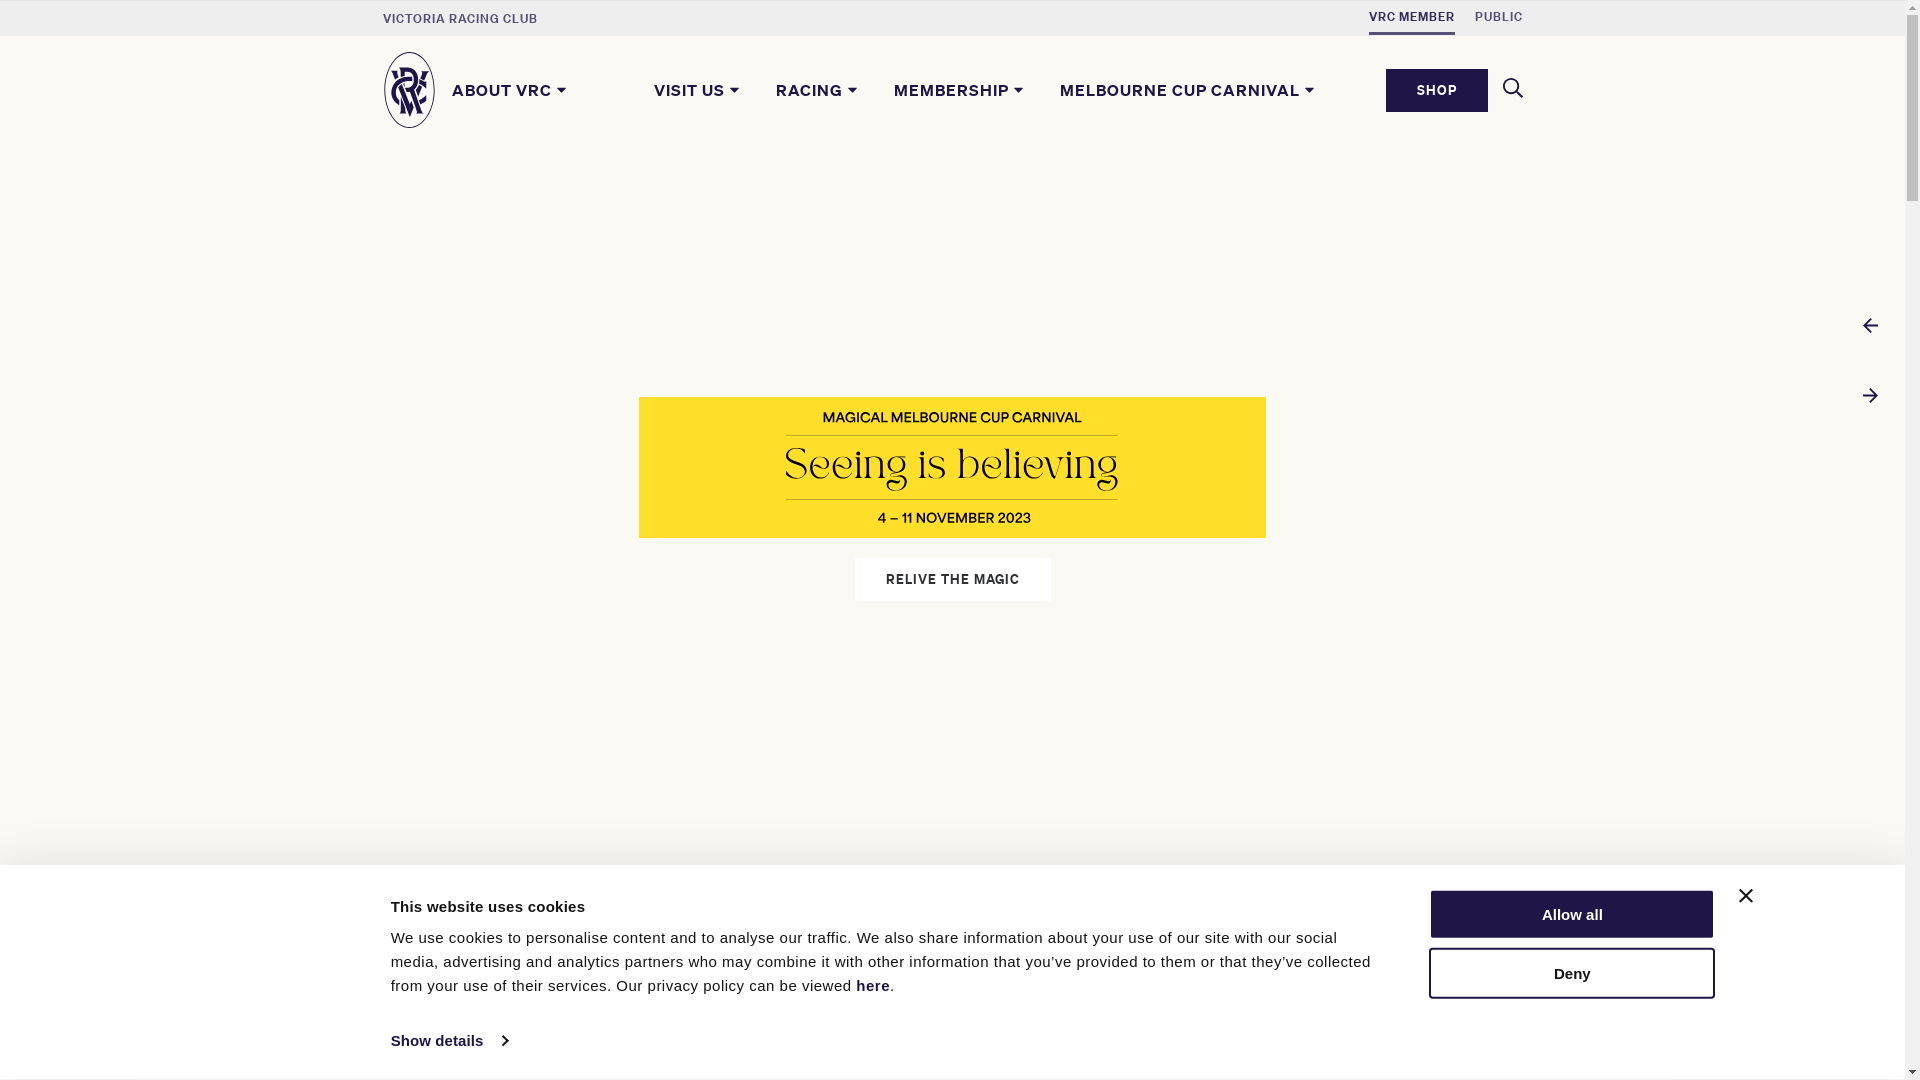  What do you see at coordinates (1570, 914) in the screenshot?
I see `'Allow all'` at bounding box center [1570, 914].